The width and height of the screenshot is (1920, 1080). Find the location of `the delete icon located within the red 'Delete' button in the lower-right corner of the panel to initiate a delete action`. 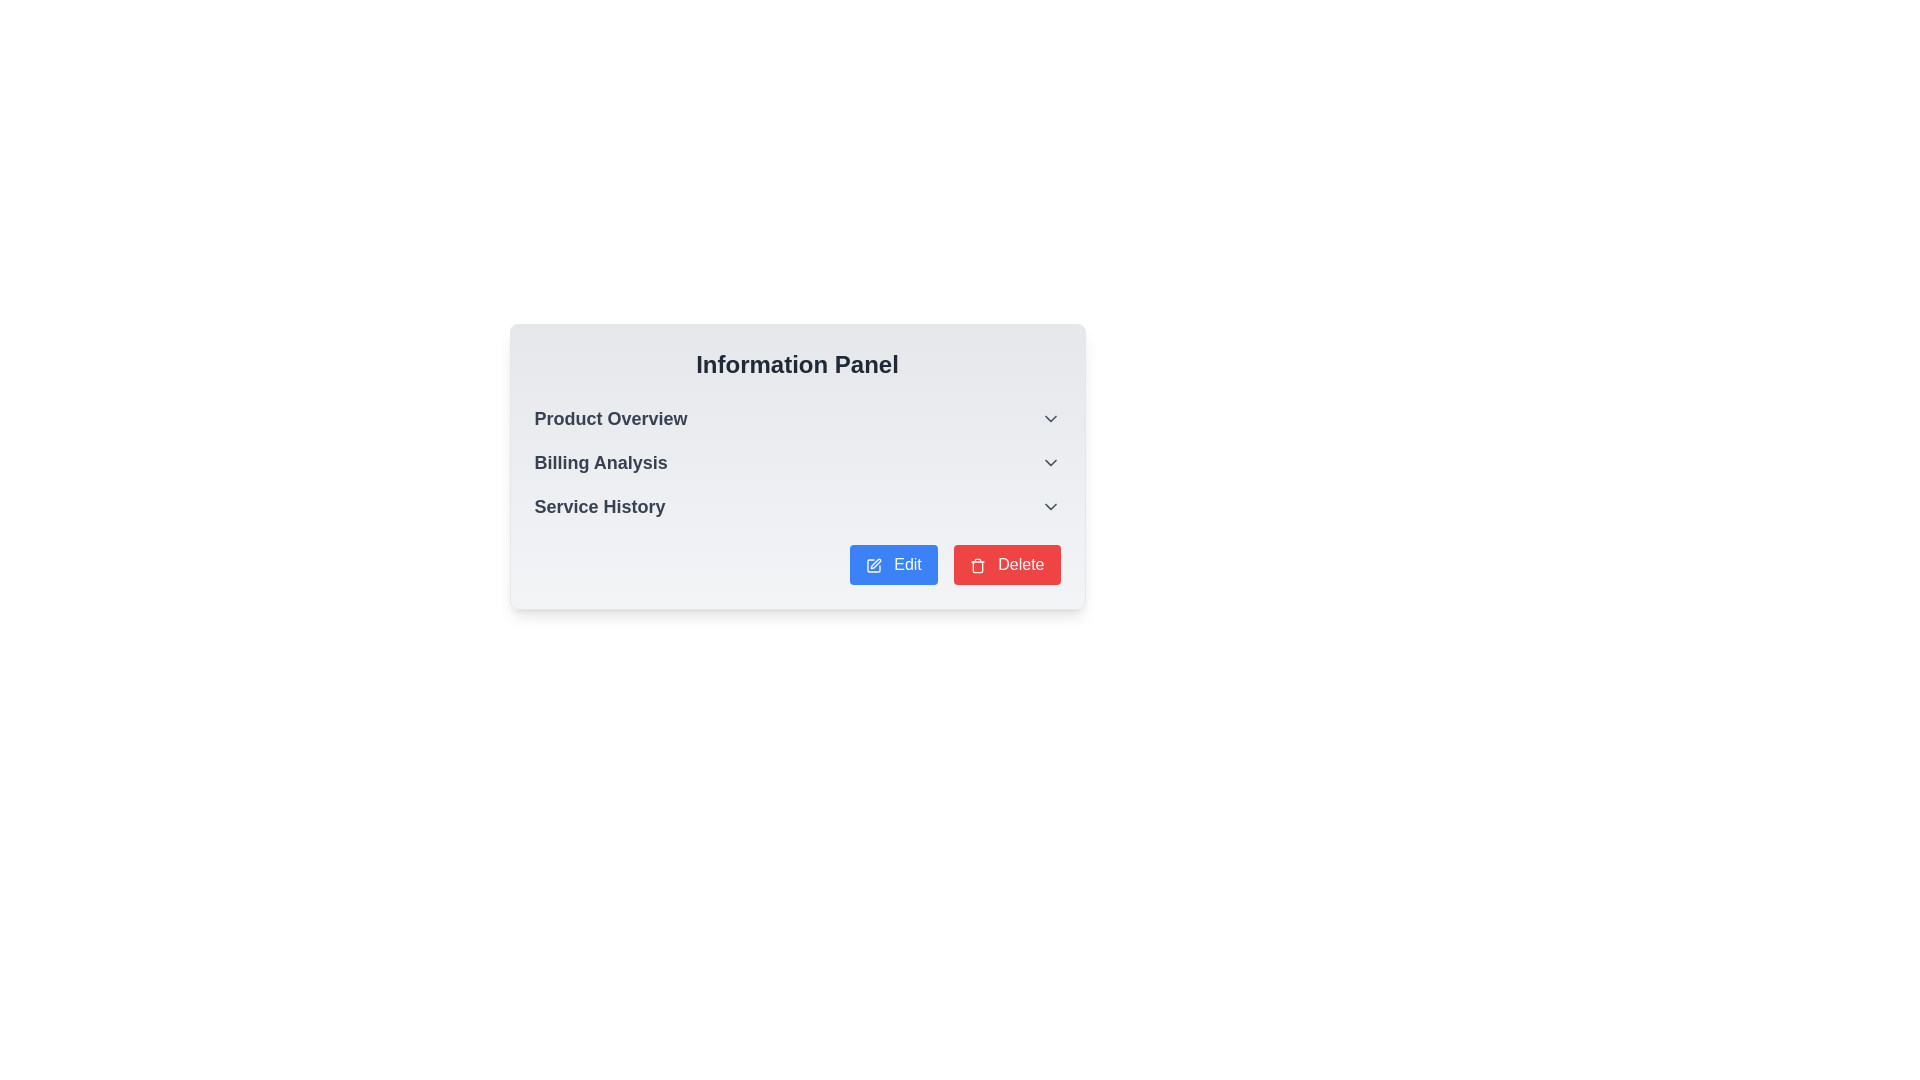

the delete icon located within the red 'Delete' button in the lower-right corner of the panel to initiate a delete action is located at coordinates (977, 565).